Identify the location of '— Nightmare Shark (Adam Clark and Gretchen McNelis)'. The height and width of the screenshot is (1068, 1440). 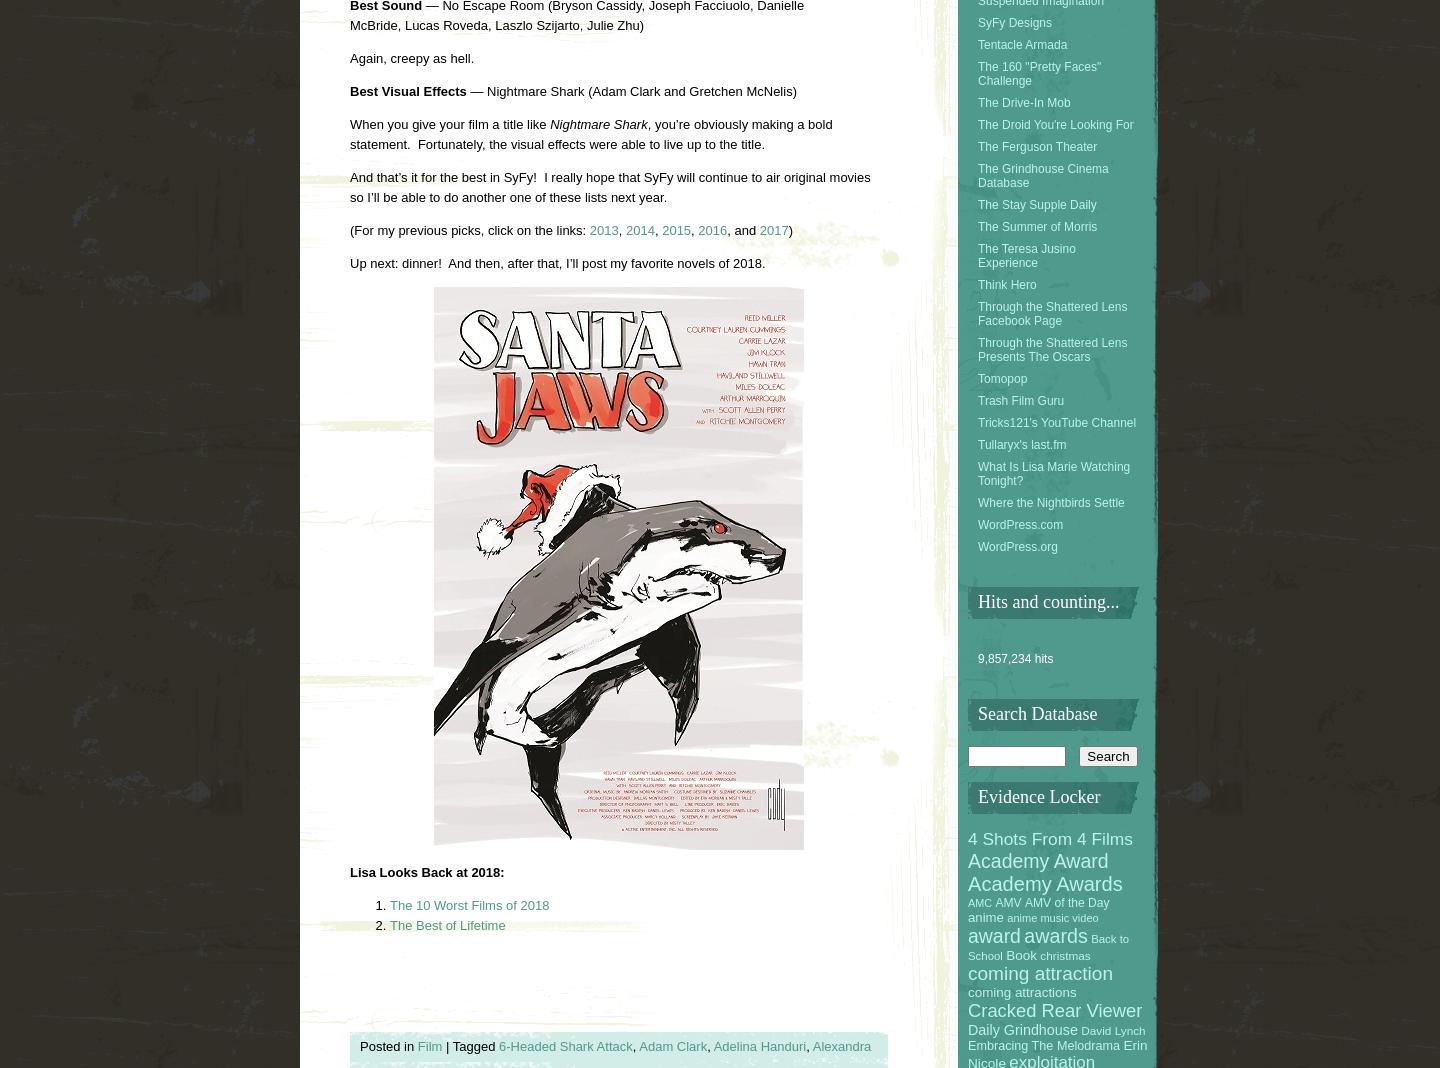
(630, 89).